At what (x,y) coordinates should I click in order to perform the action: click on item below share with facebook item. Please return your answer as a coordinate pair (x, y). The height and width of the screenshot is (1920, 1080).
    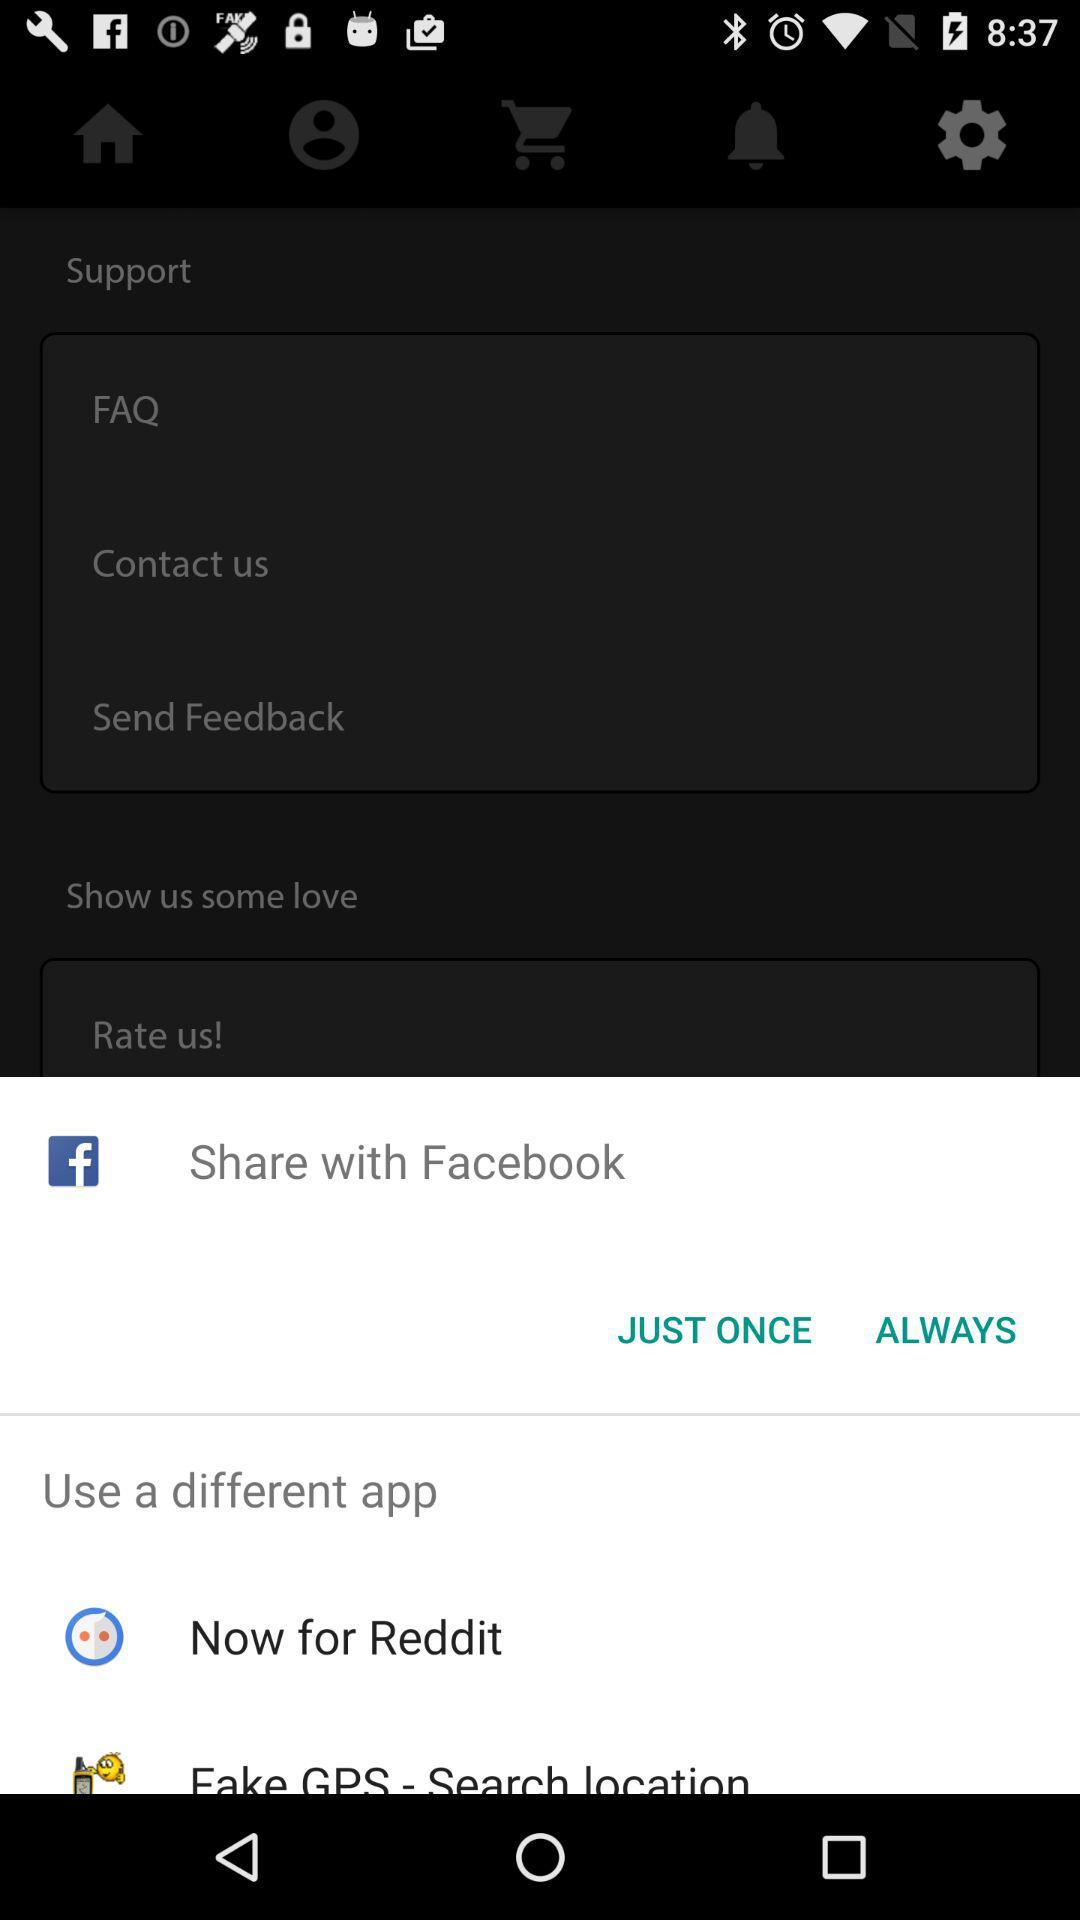
    Looking at the image, I should click on (945, 1329).